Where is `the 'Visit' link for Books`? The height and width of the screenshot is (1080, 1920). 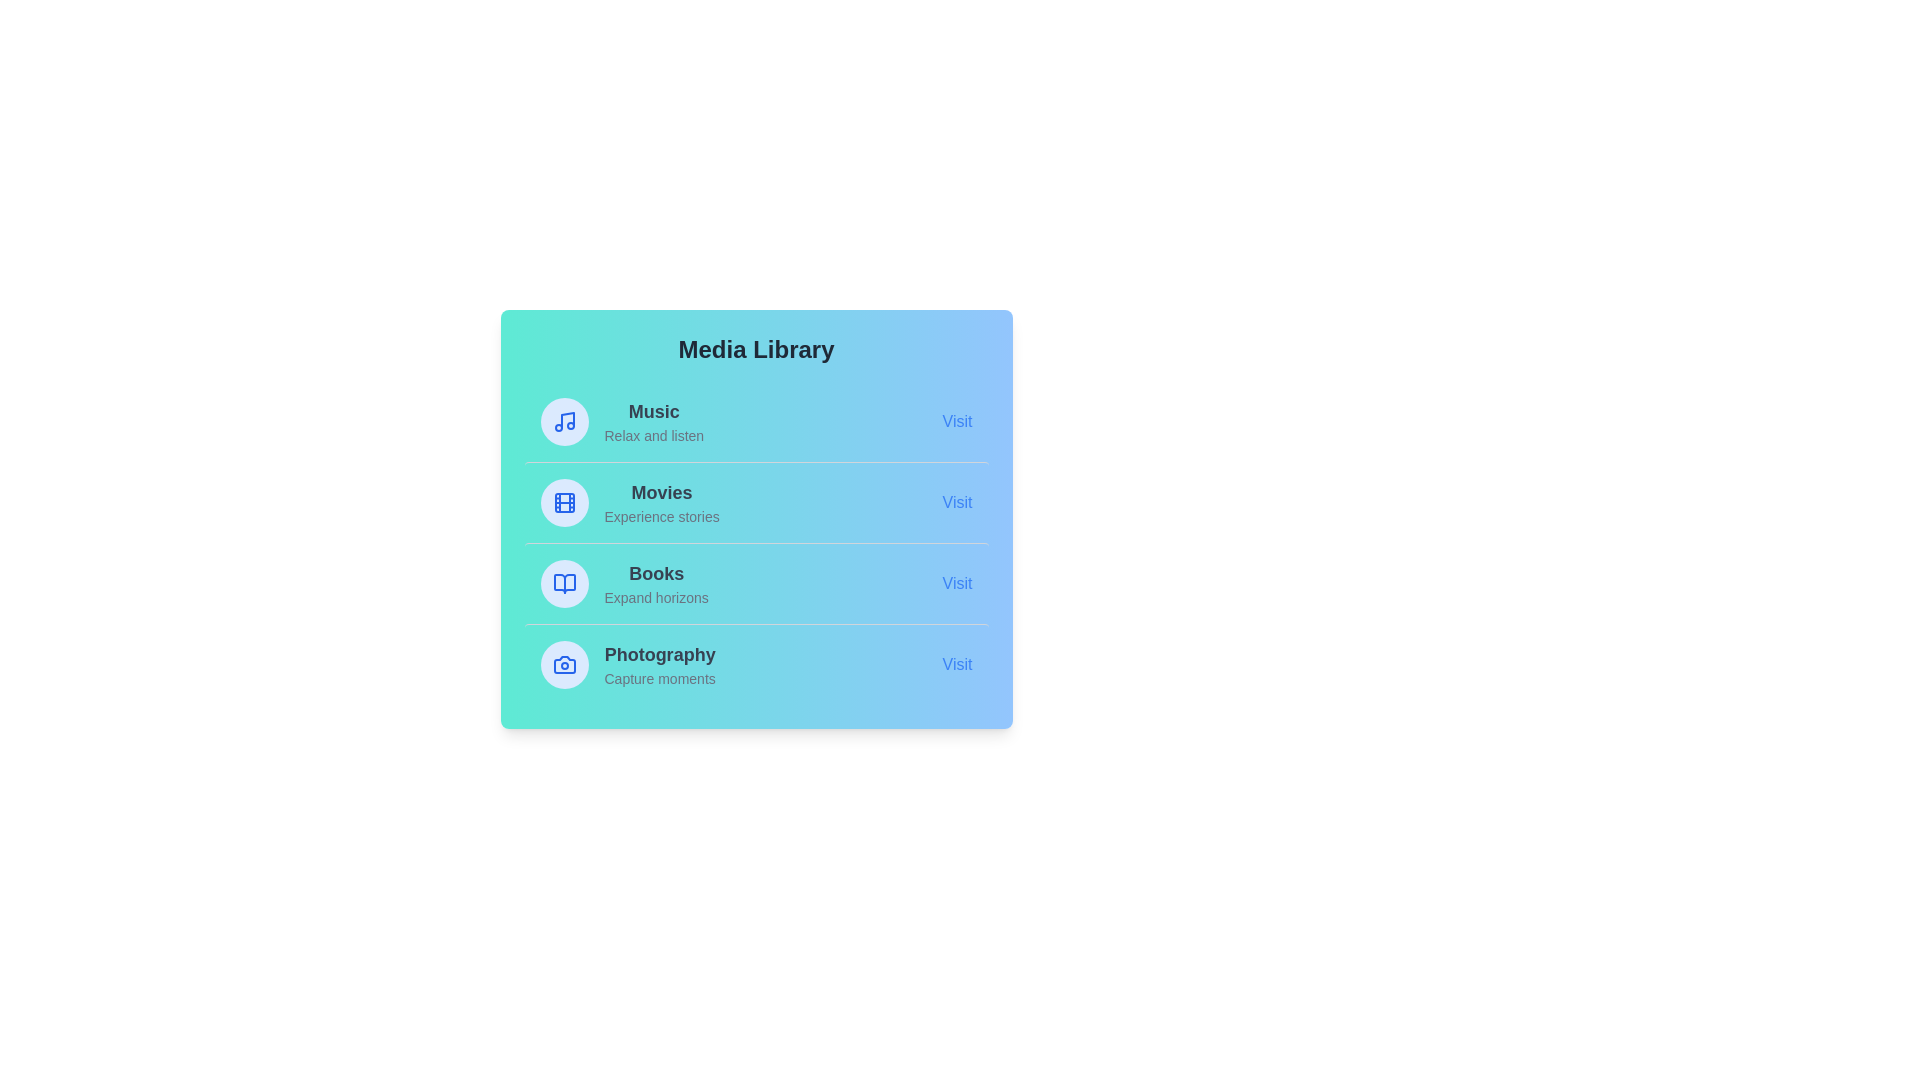
the 'Visit' link for Books is located at coordinates (956, 583).